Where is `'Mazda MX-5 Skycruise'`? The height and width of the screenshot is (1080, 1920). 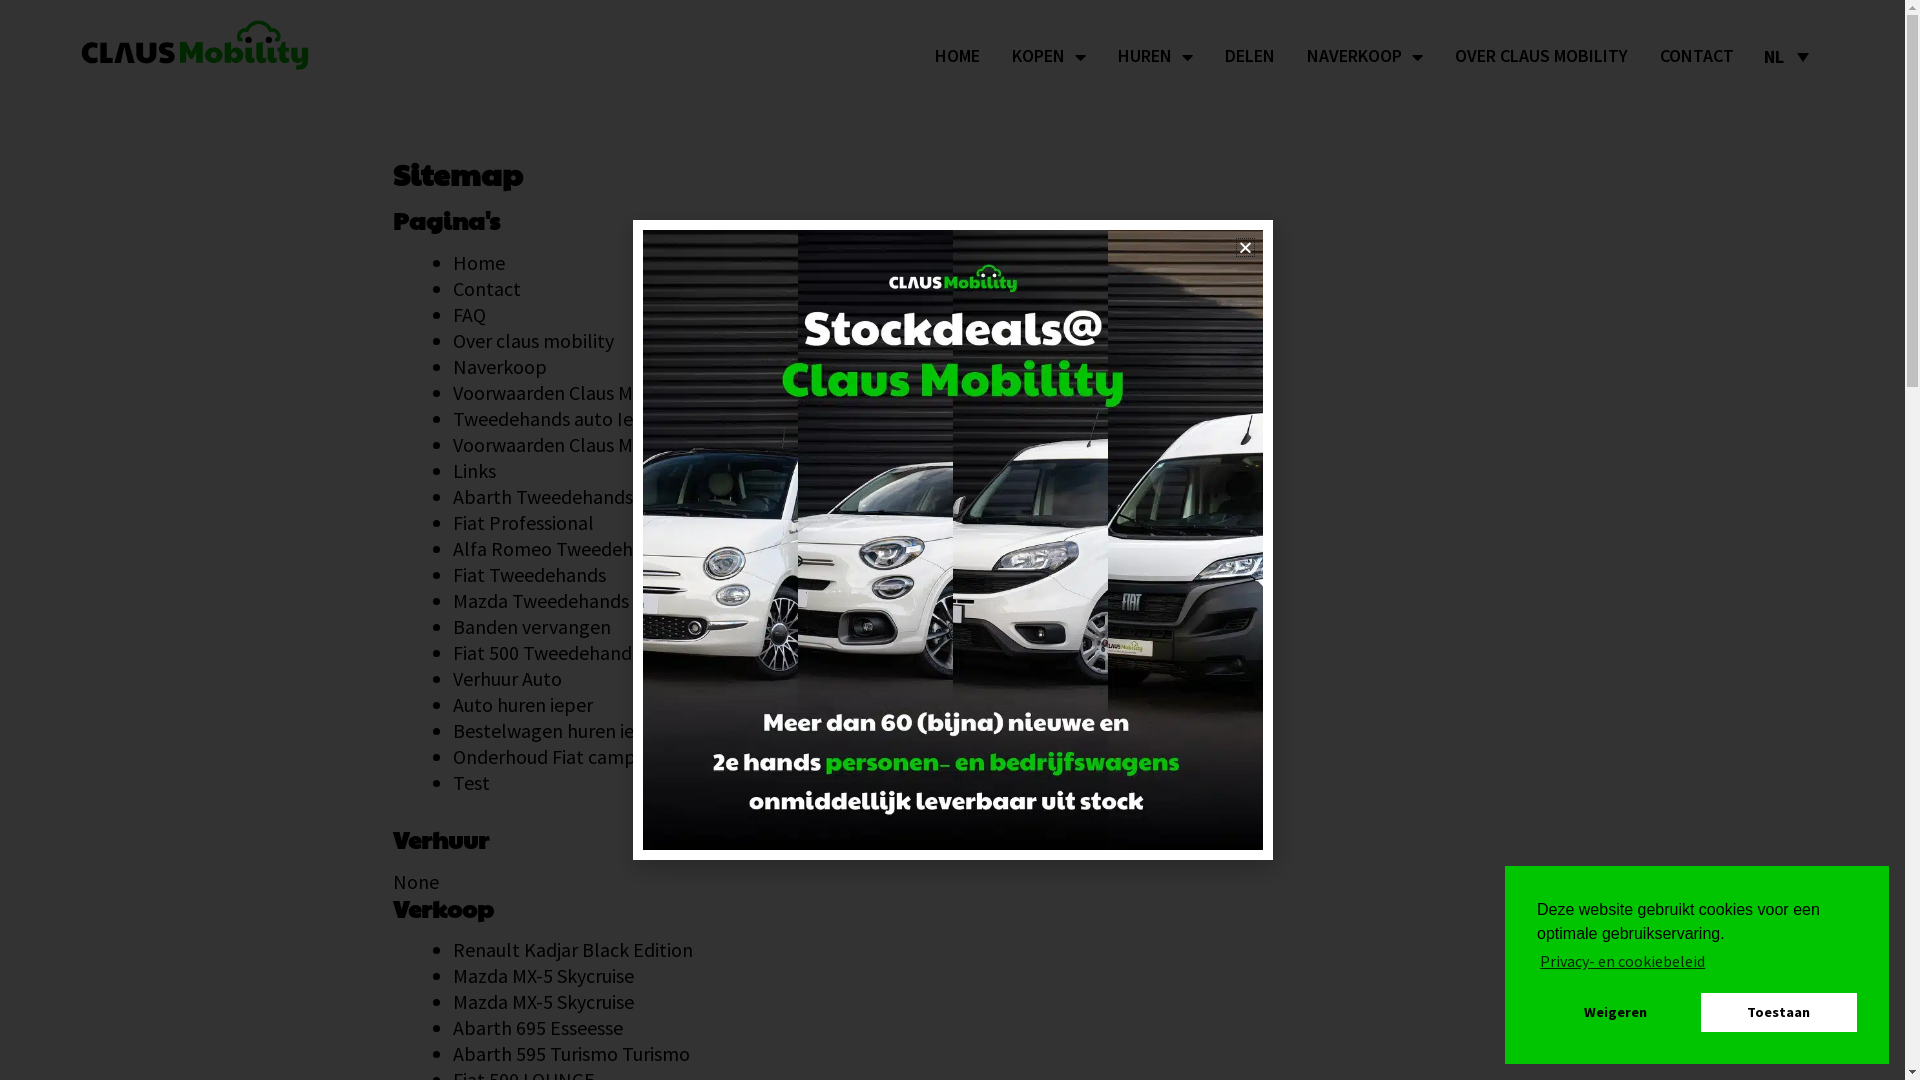
'Mazda MX-5 Skycruise' is located at coordinates (542, 974).